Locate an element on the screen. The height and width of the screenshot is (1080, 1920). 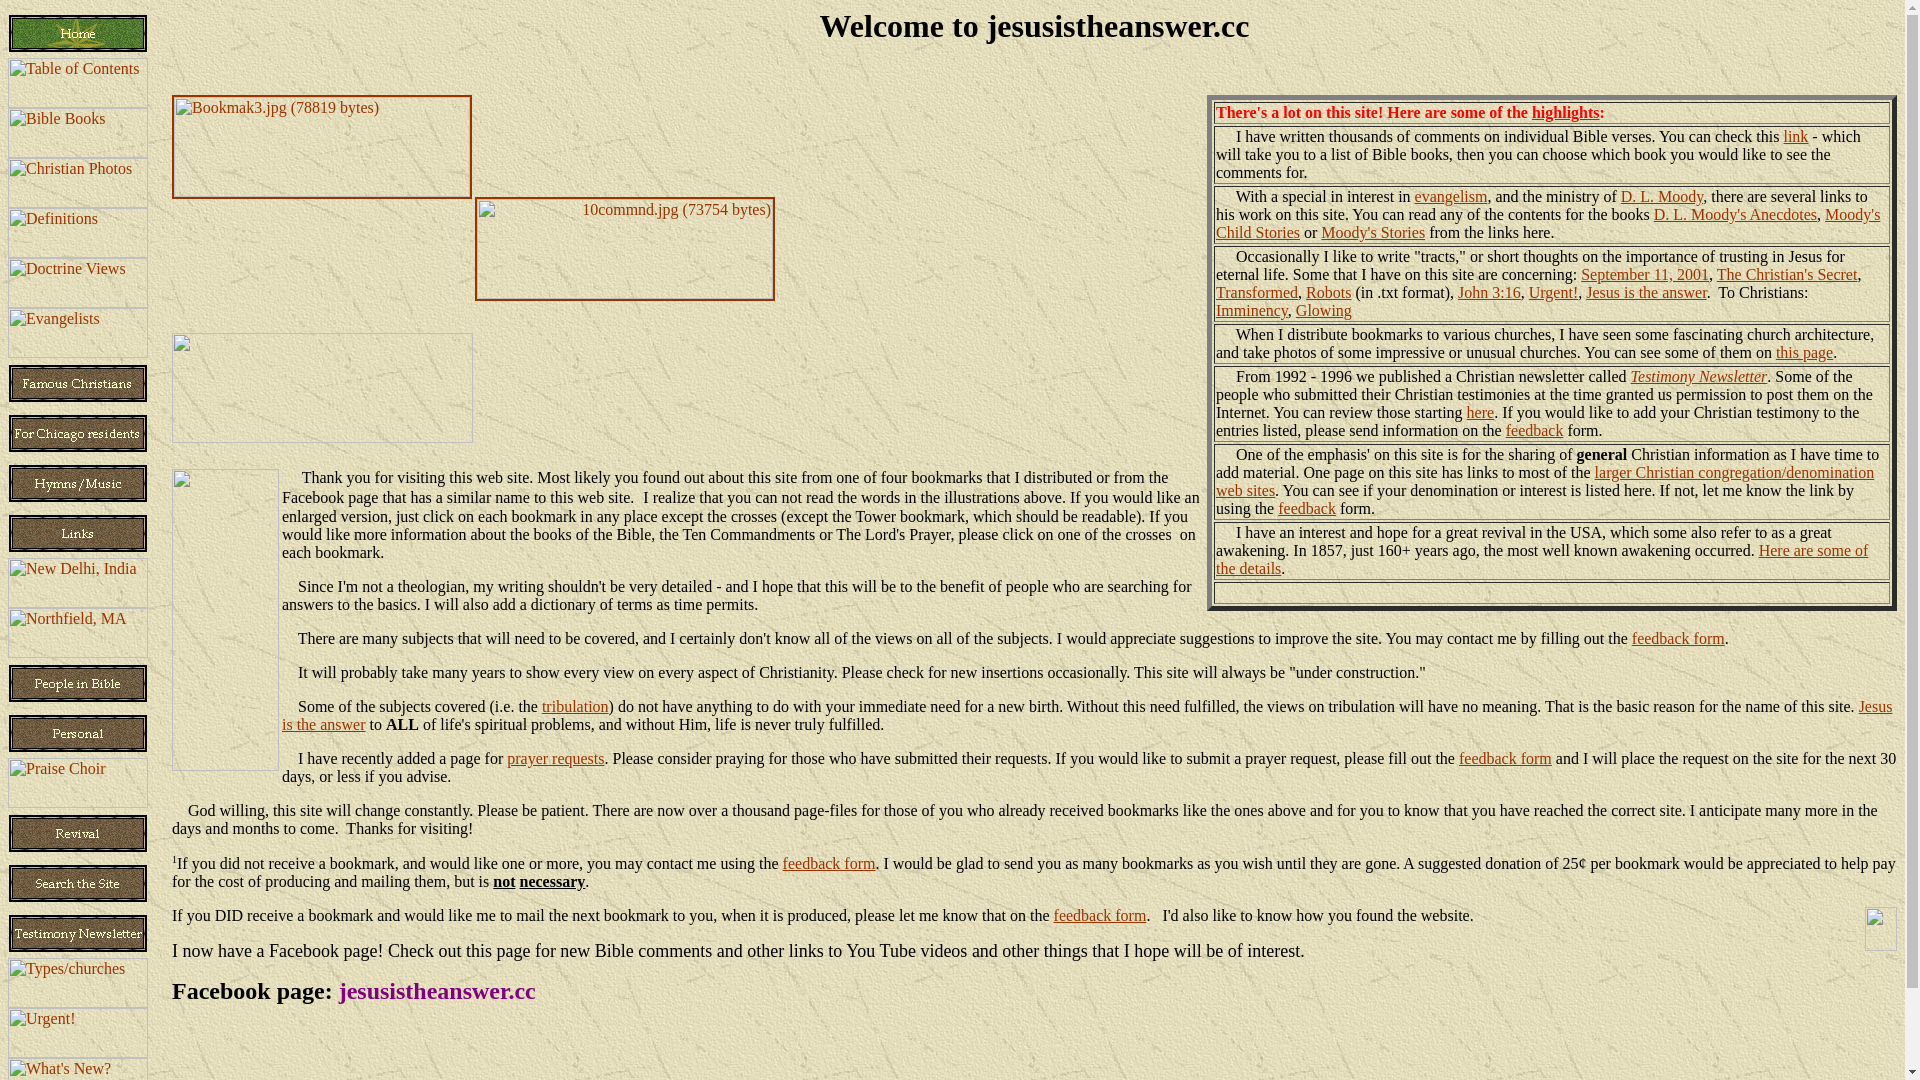
'link' is located at coordinates (1782, 135).